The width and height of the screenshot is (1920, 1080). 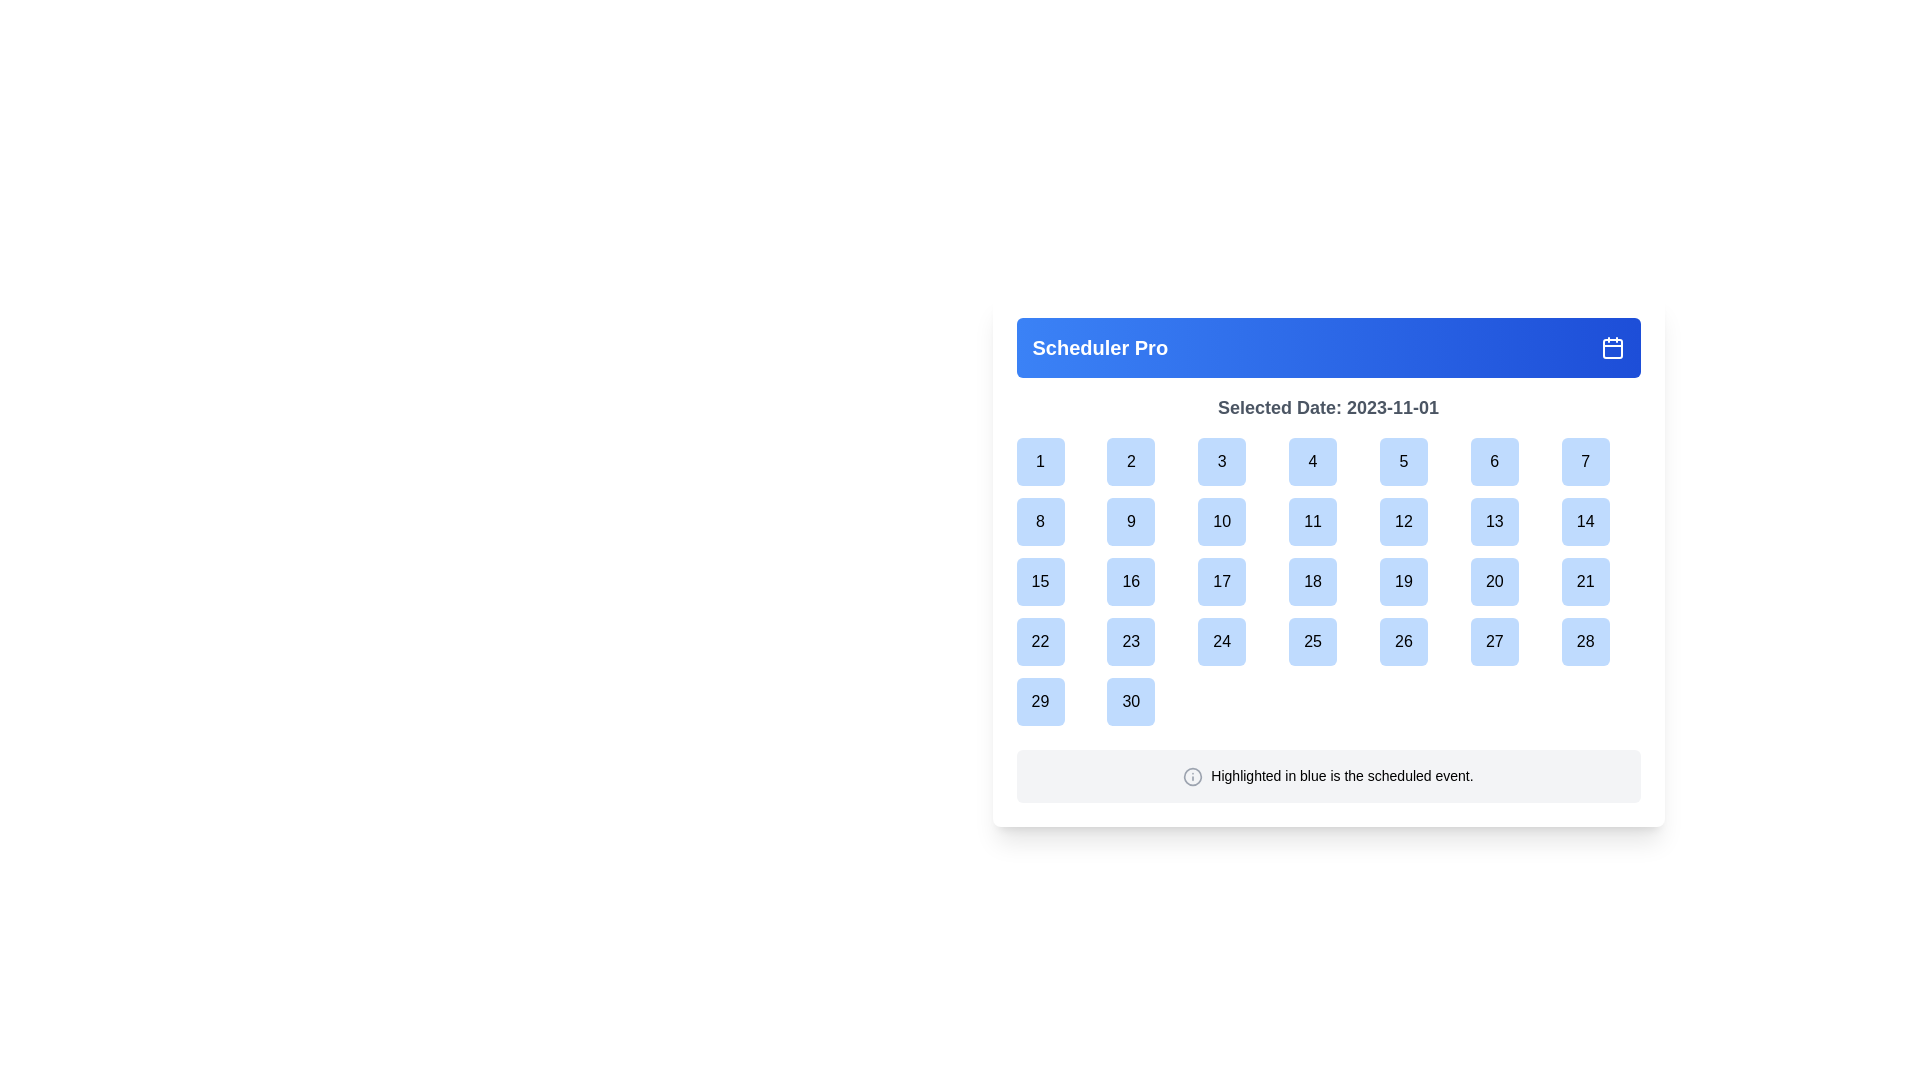 I want to click on the square-shaped button with a light blue background containing the number '20', so click(x=1510, y=582).